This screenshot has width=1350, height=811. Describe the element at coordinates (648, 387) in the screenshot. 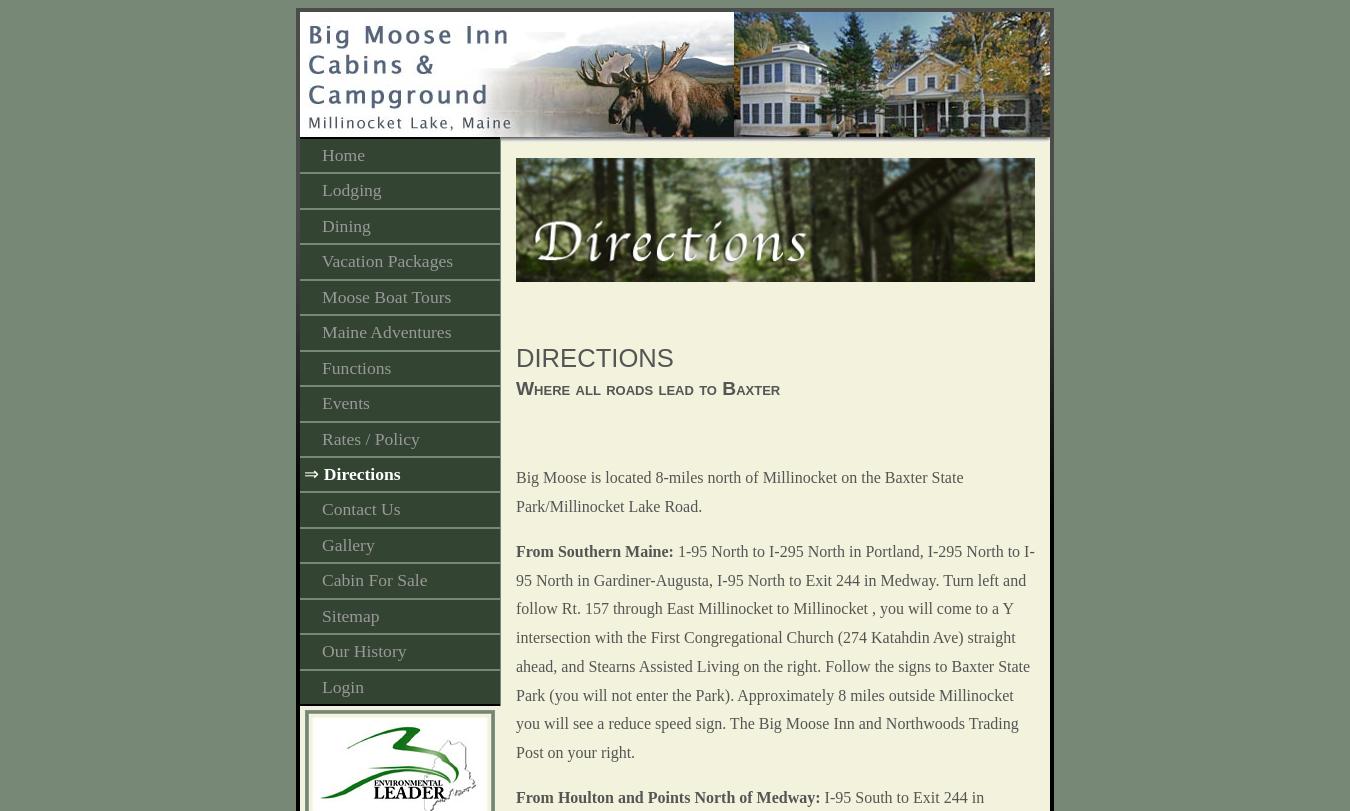

I see `'Where all roads lead to Baxter'` at that location.